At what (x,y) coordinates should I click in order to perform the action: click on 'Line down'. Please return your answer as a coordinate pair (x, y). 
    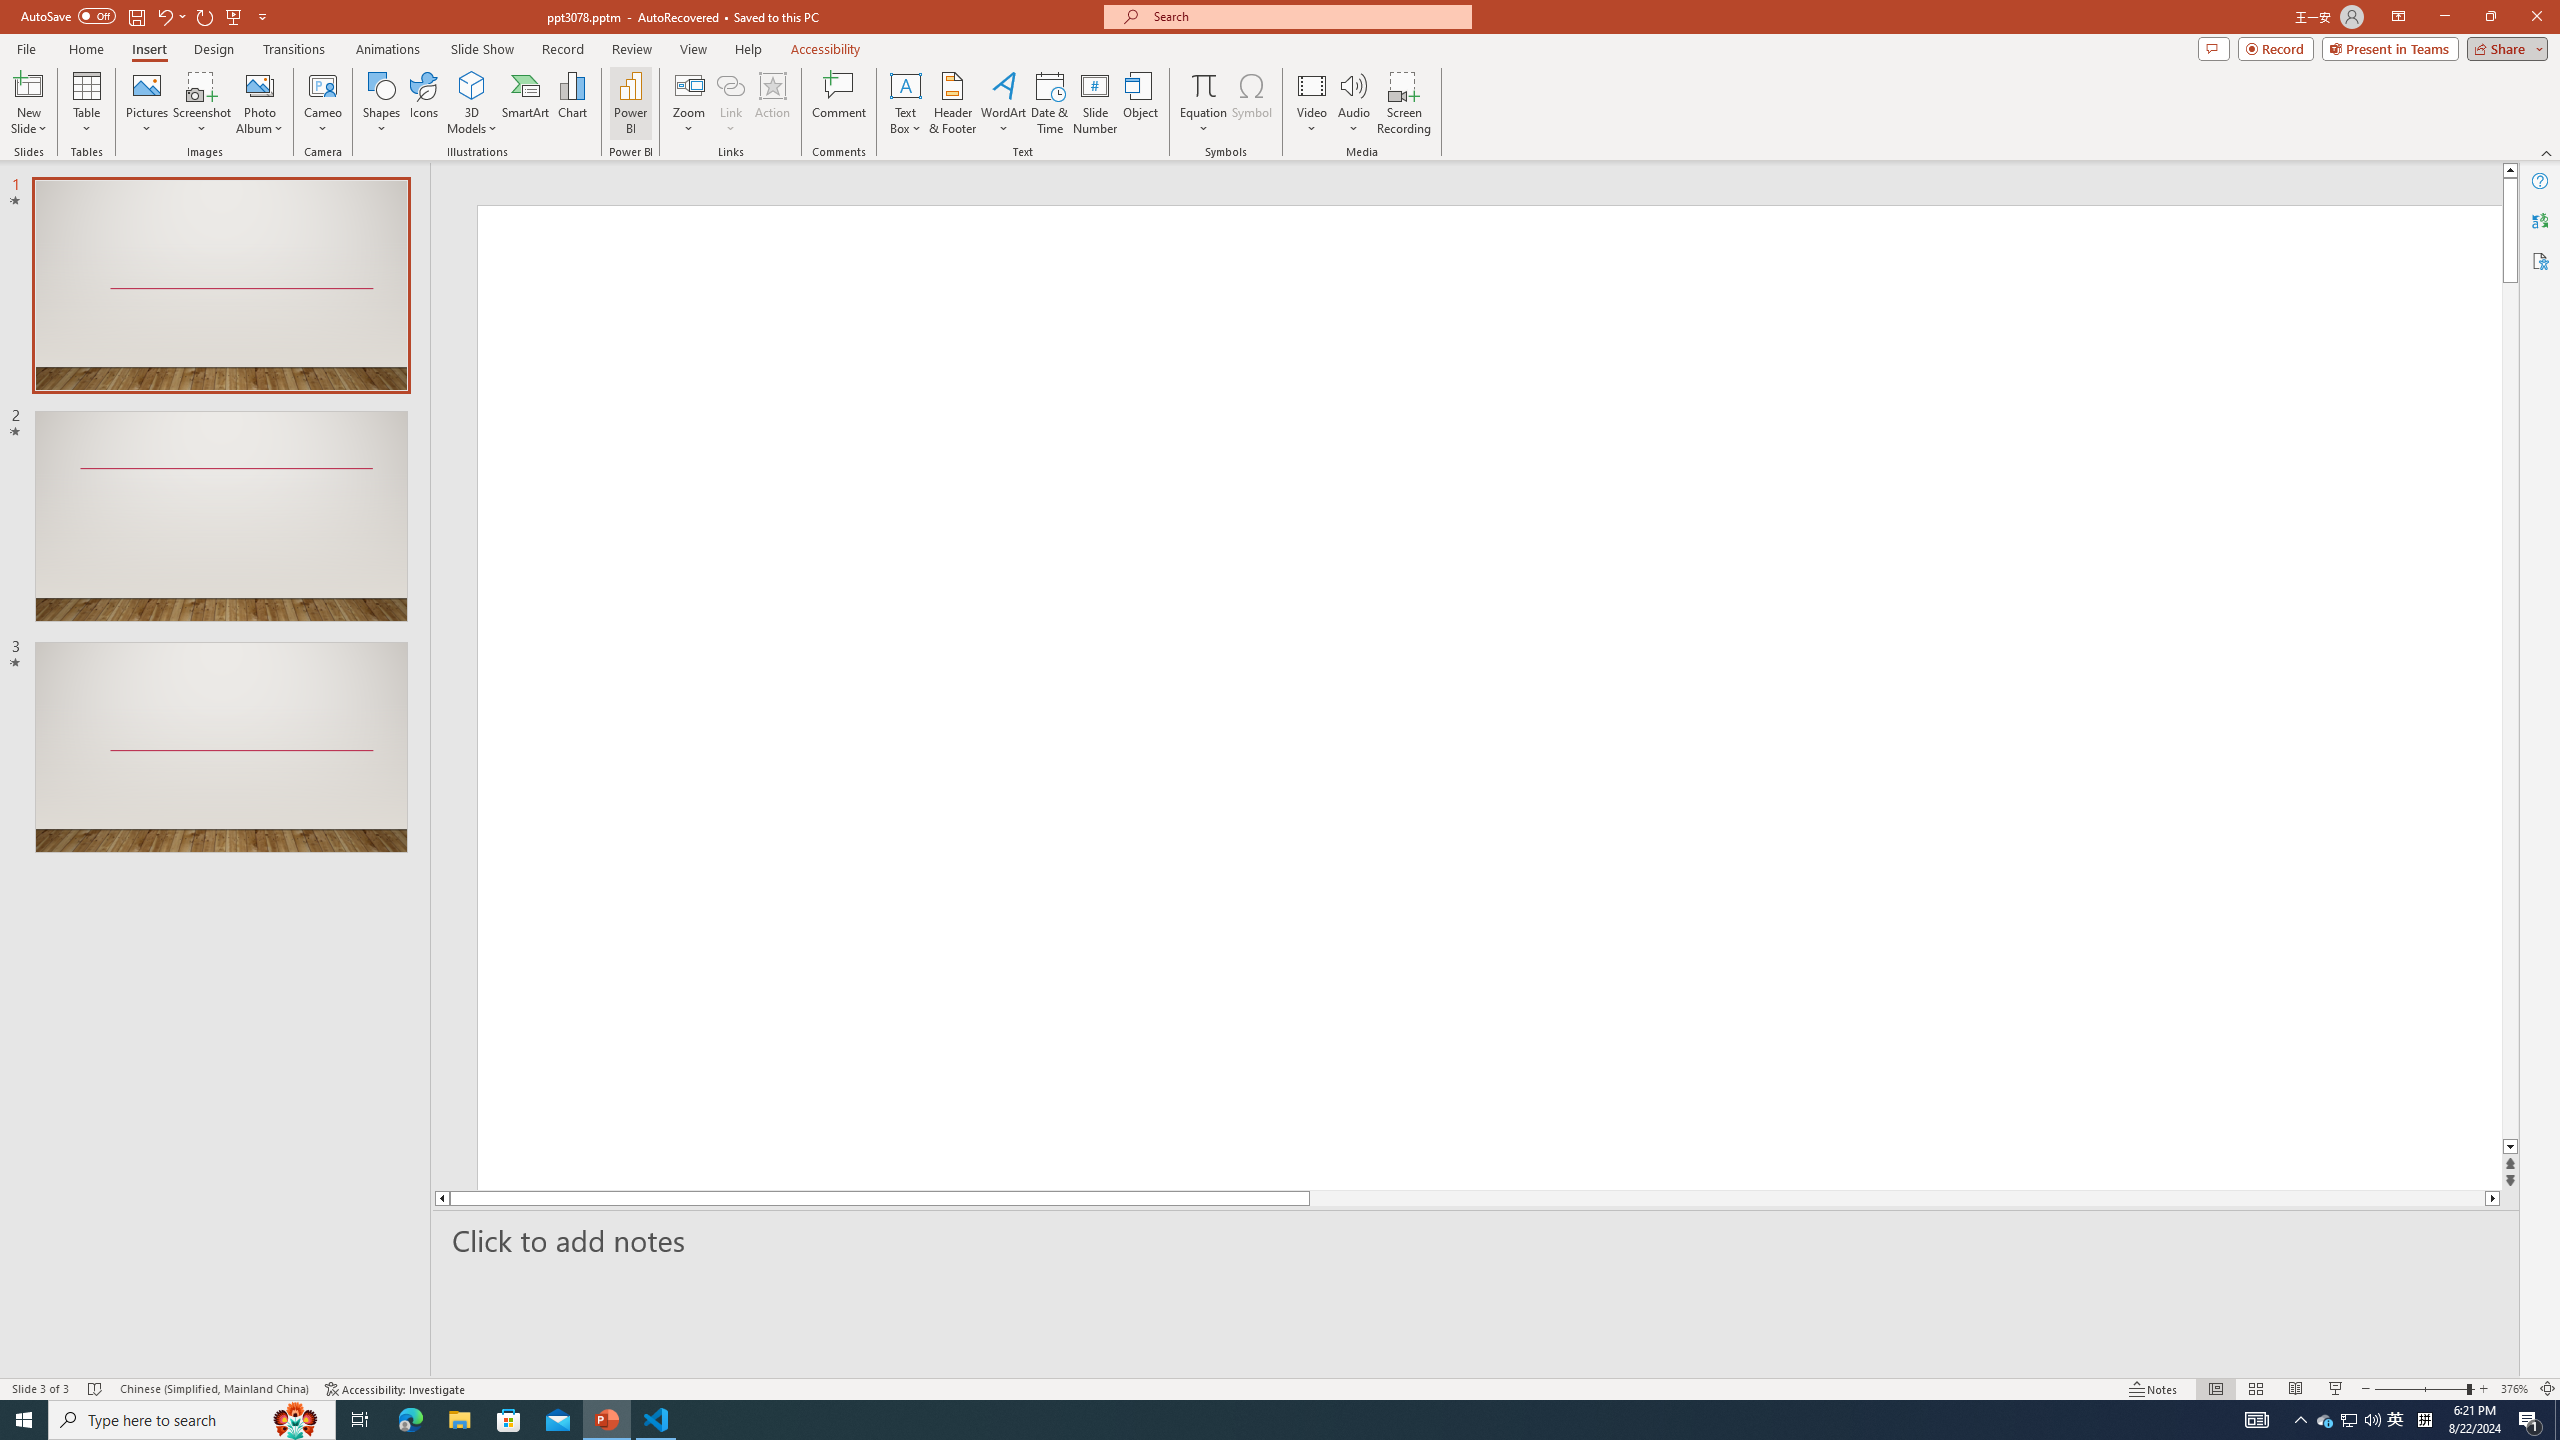
    Looking at the image, I should click on (2510, 1146).